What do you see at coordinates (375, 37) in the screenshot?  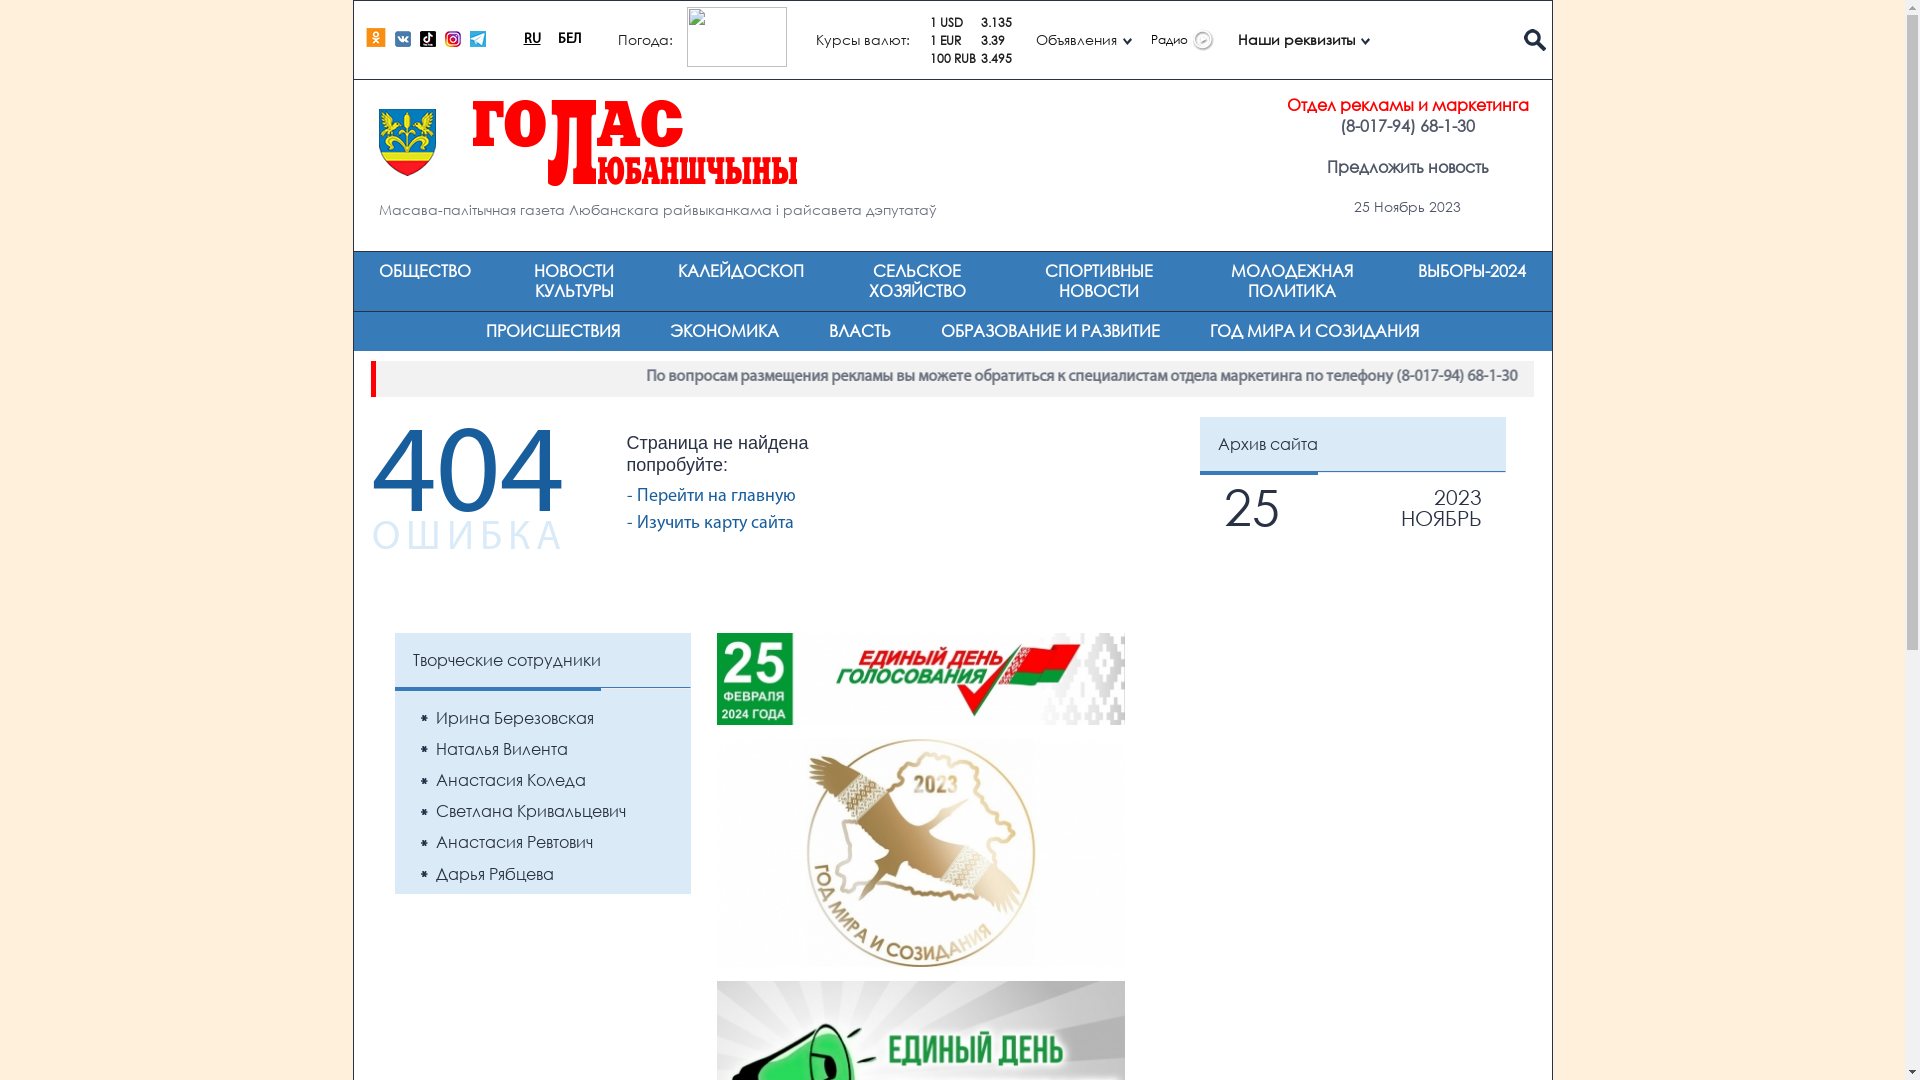 I see `'ok.ru'` at bounding box center [375, 37].